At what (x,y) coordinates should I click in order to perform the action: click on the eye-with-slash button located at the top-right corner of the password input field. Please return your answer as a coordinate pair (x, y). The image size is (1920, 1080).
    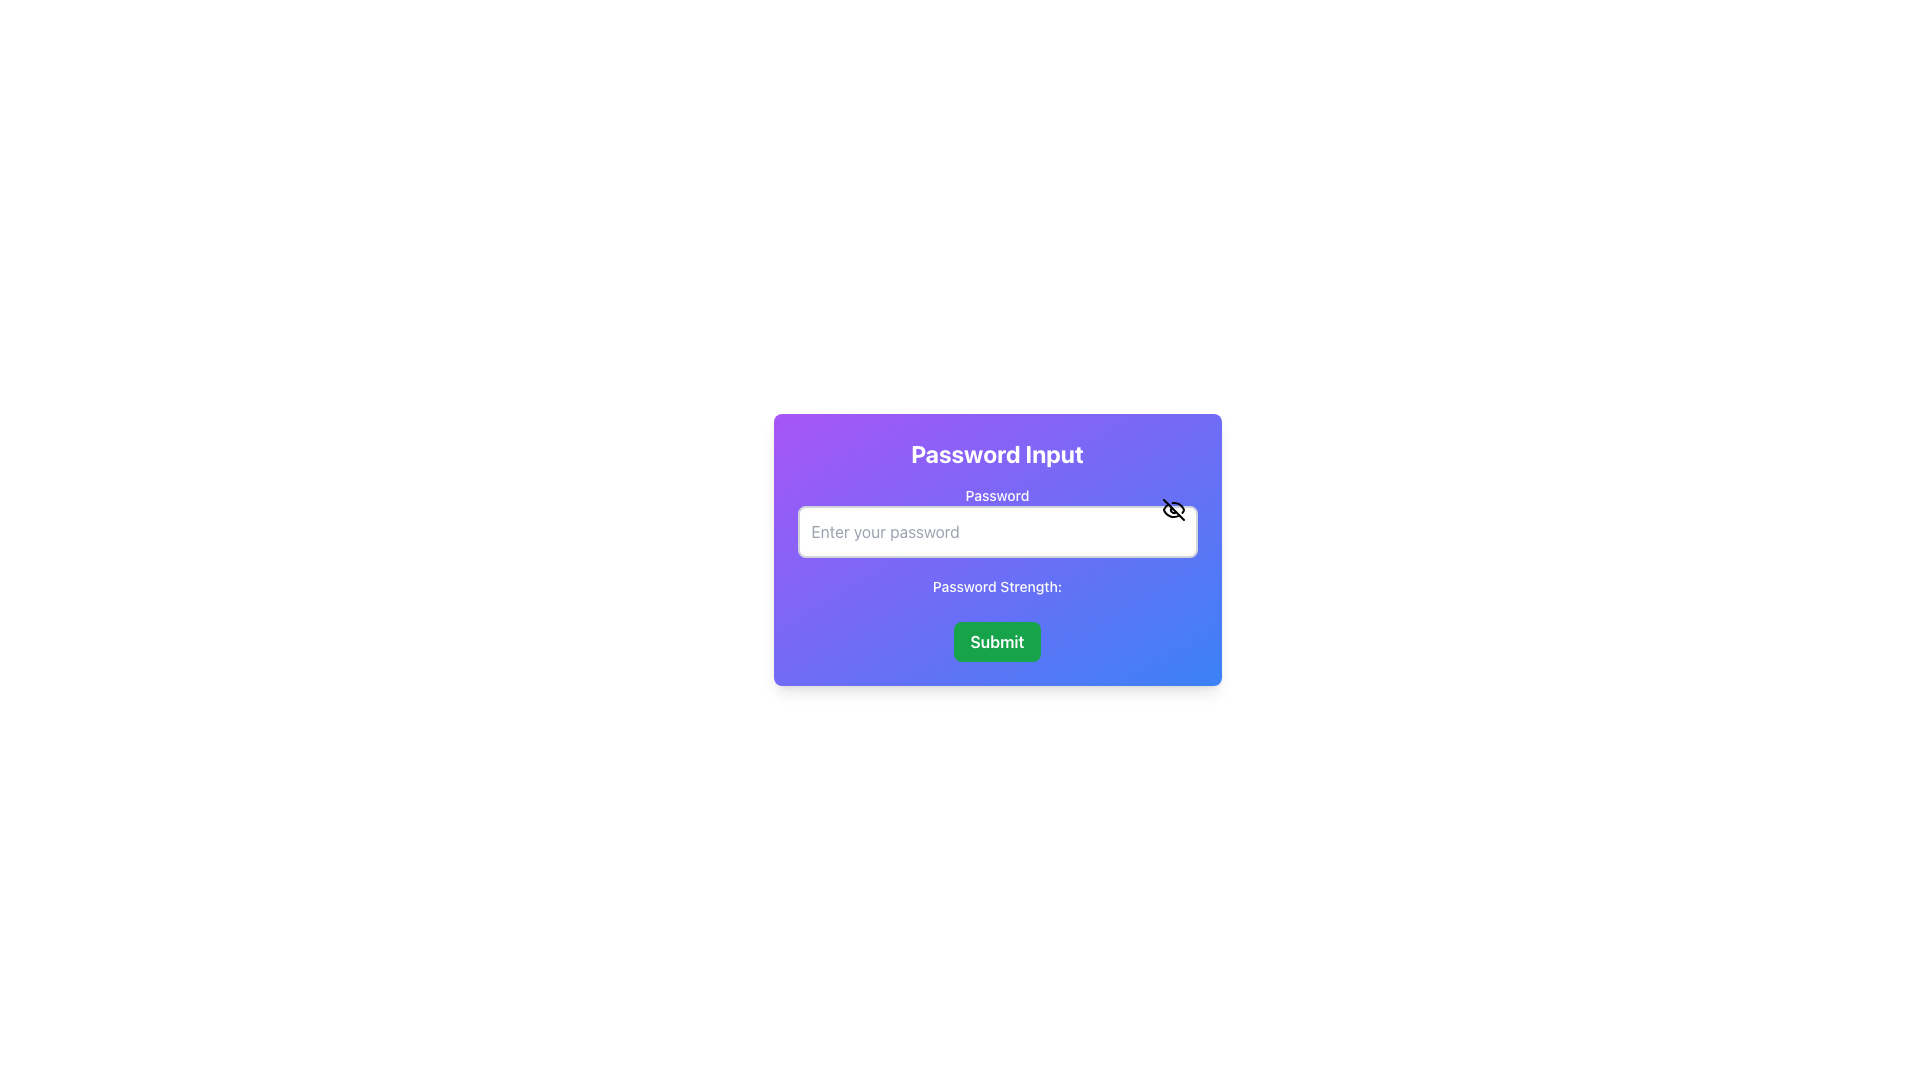
    Looking at the image, I should click on (1173, 508).